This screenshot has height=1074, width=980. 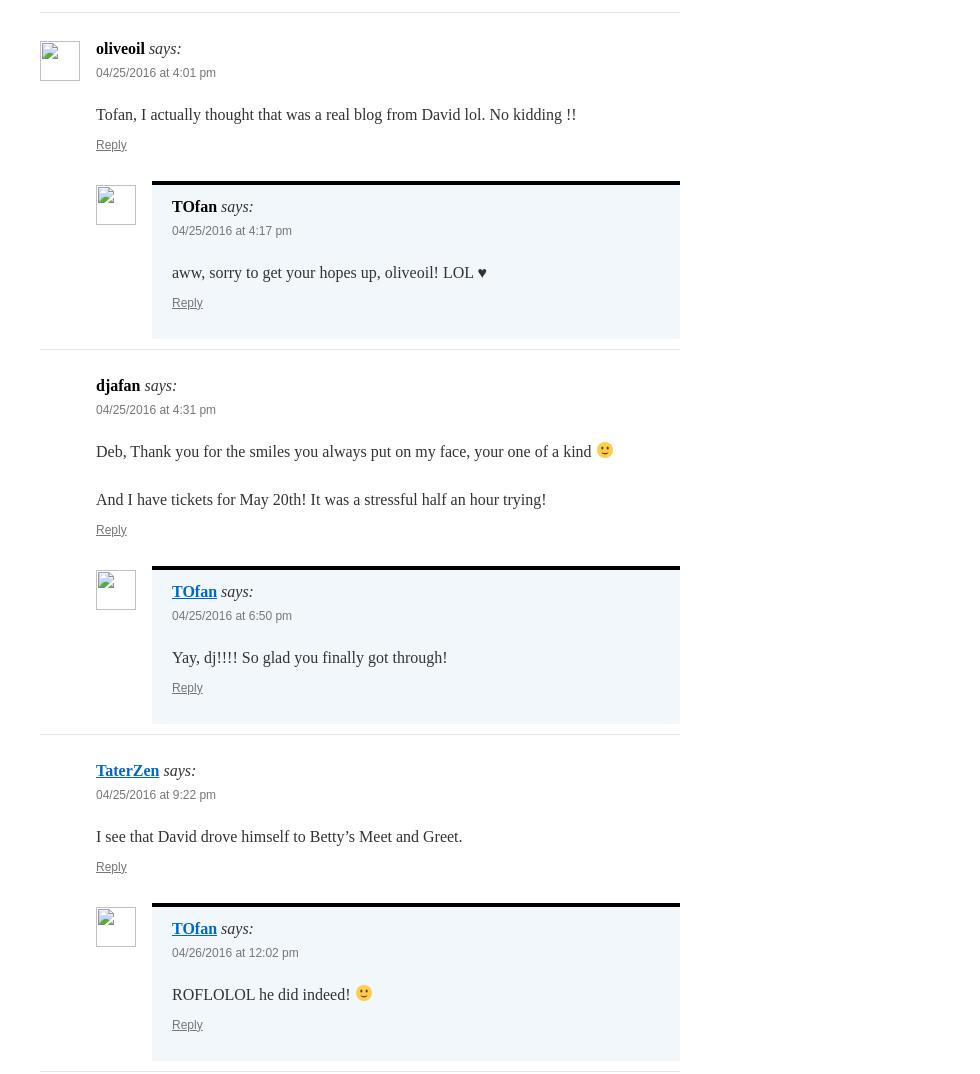 I want to click on 'Tofan, I actually thought that was a real blog from David lol. No kidding !!', so click(x=96, y=112).